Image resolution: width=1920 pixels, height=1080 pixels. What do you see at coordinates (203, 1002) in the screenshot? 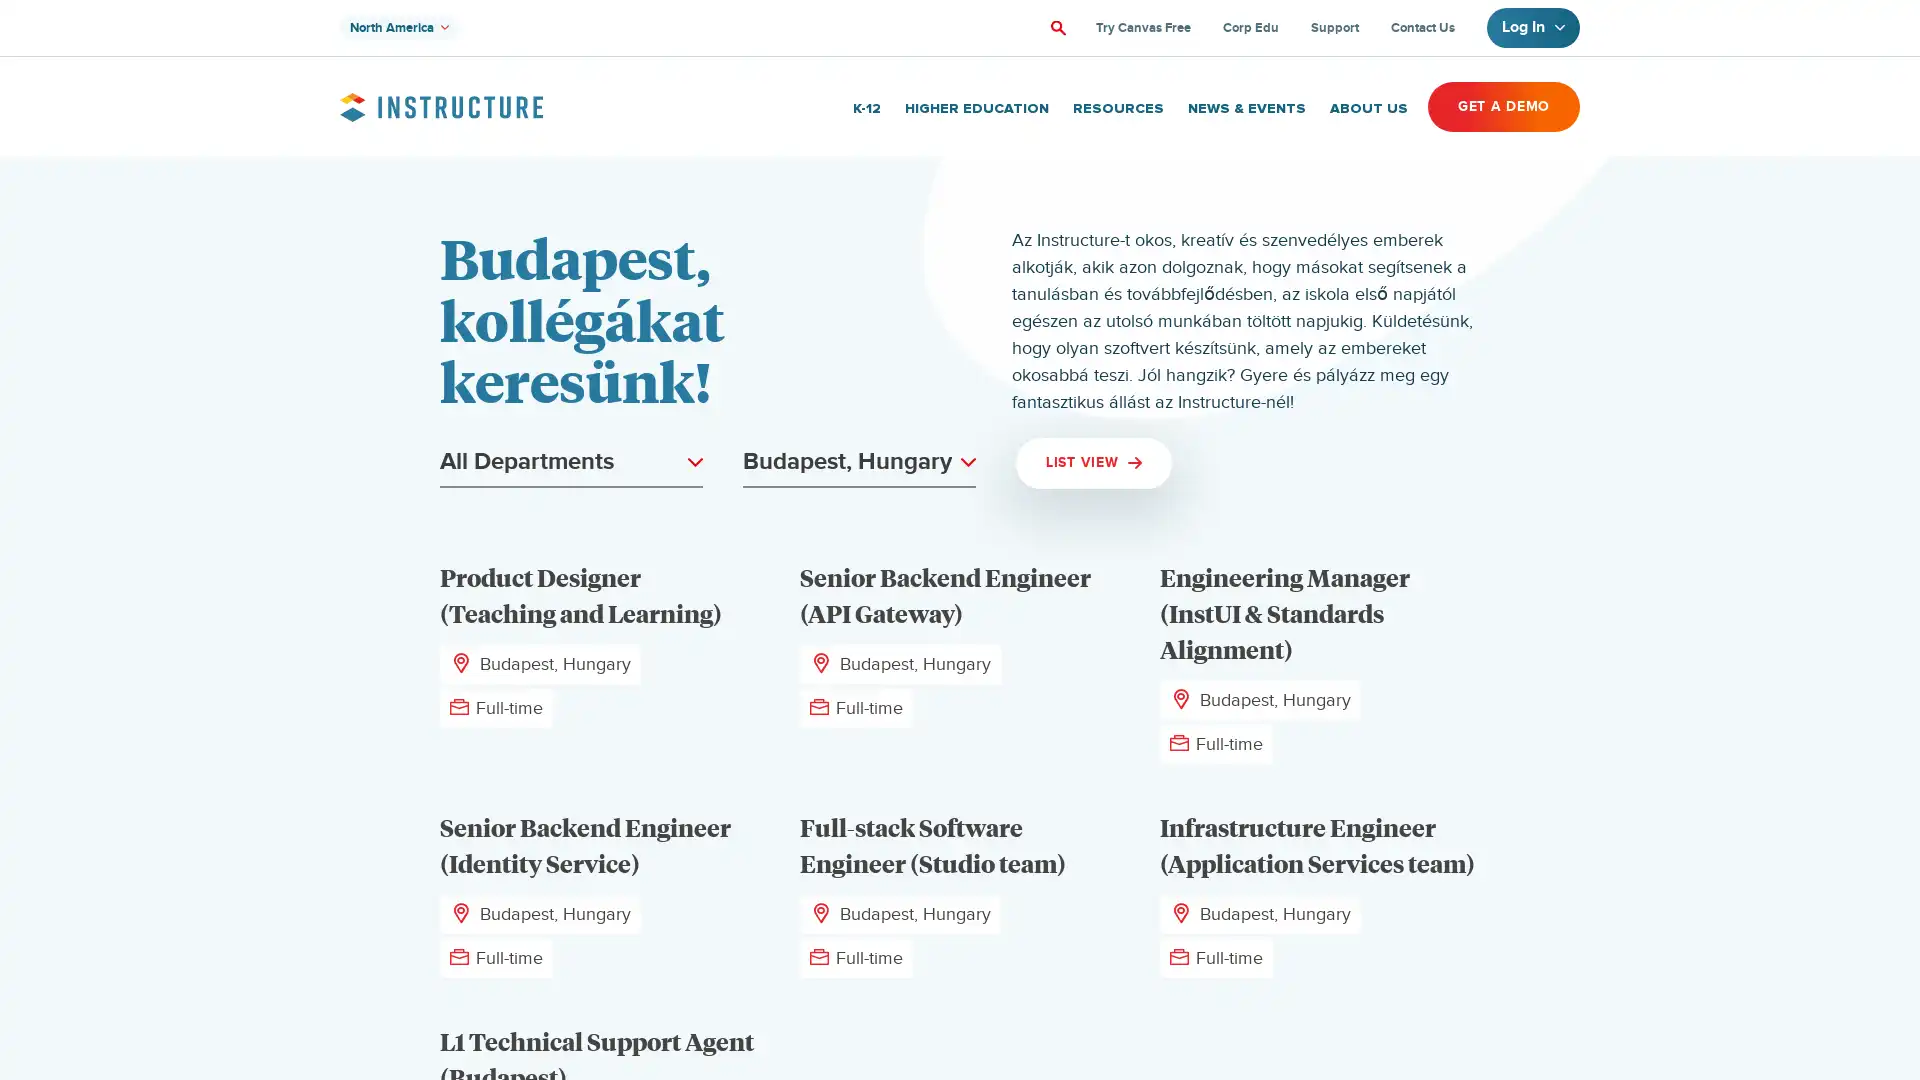
I see `Cookies Settings` at bounding box center [203, 1002].